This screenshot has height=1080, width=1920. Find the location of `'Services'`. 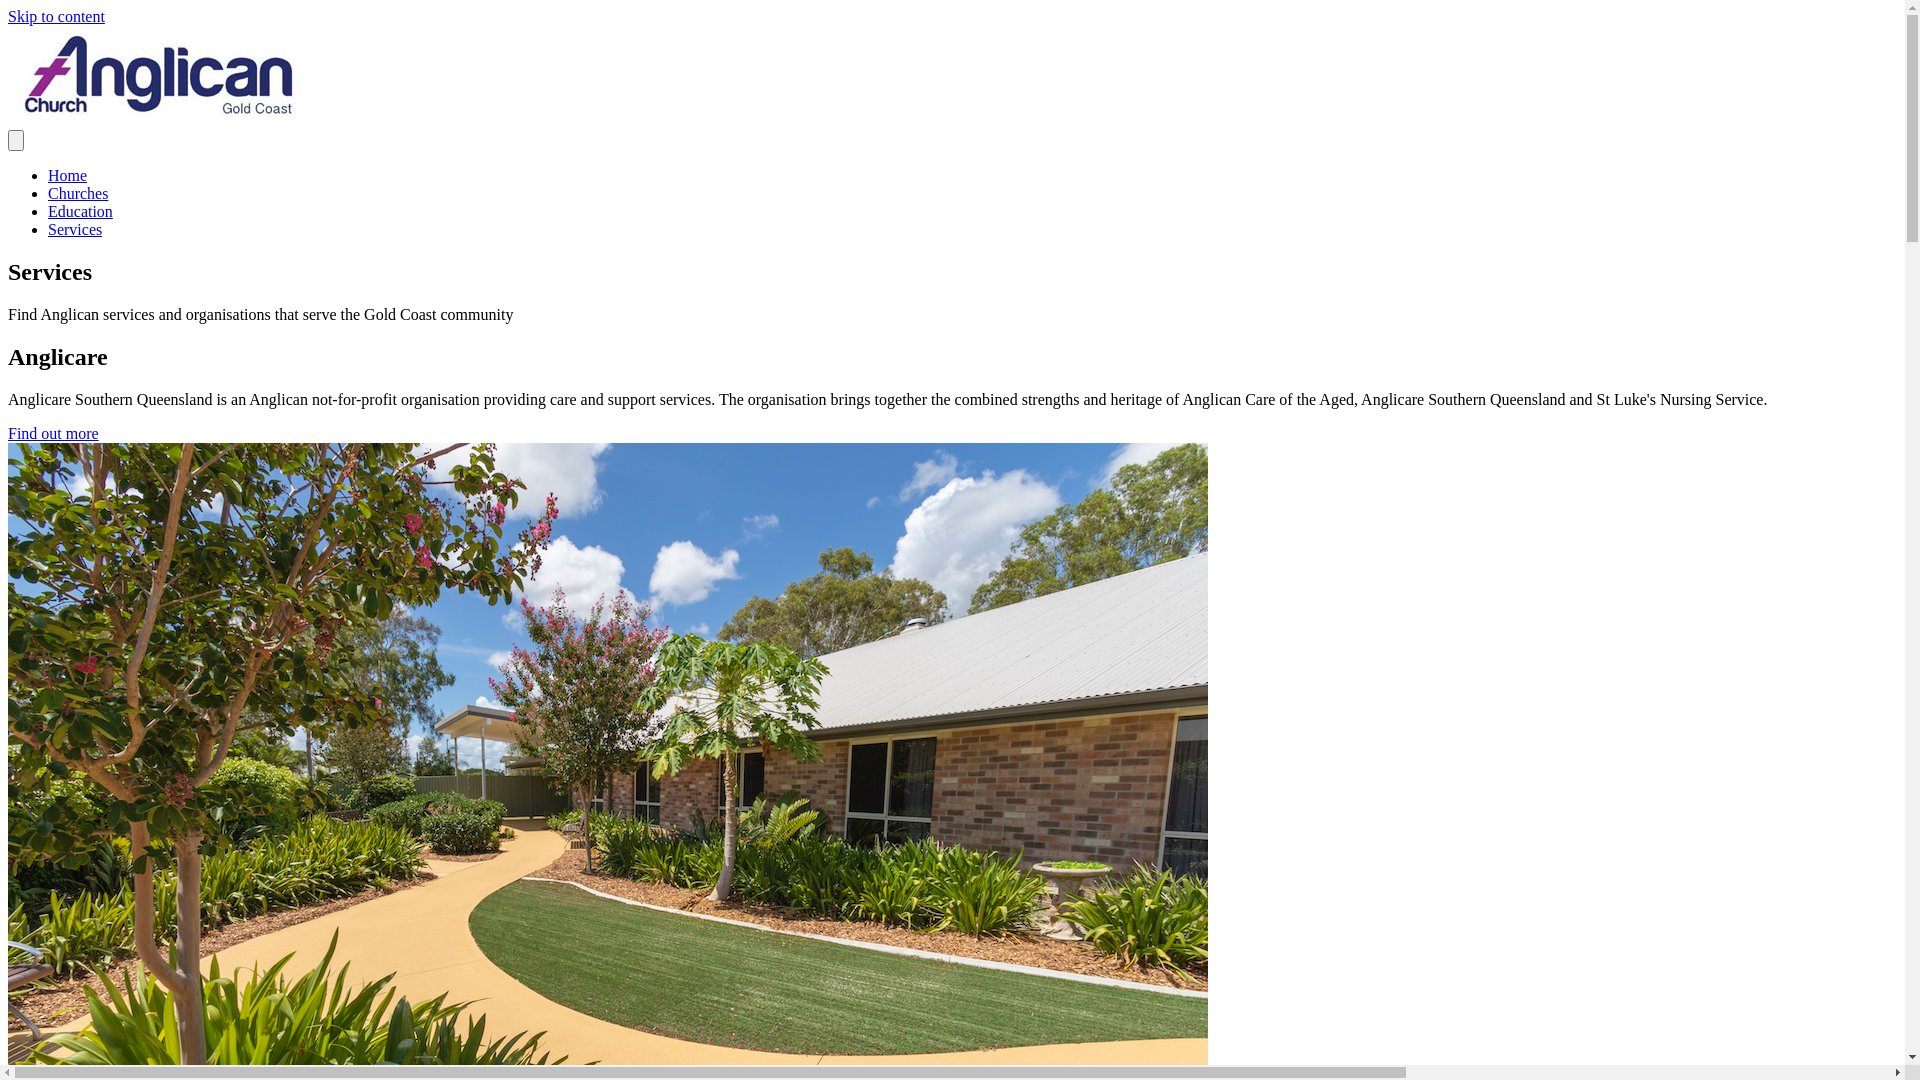

'Services' is located at coordinates (75, 228).